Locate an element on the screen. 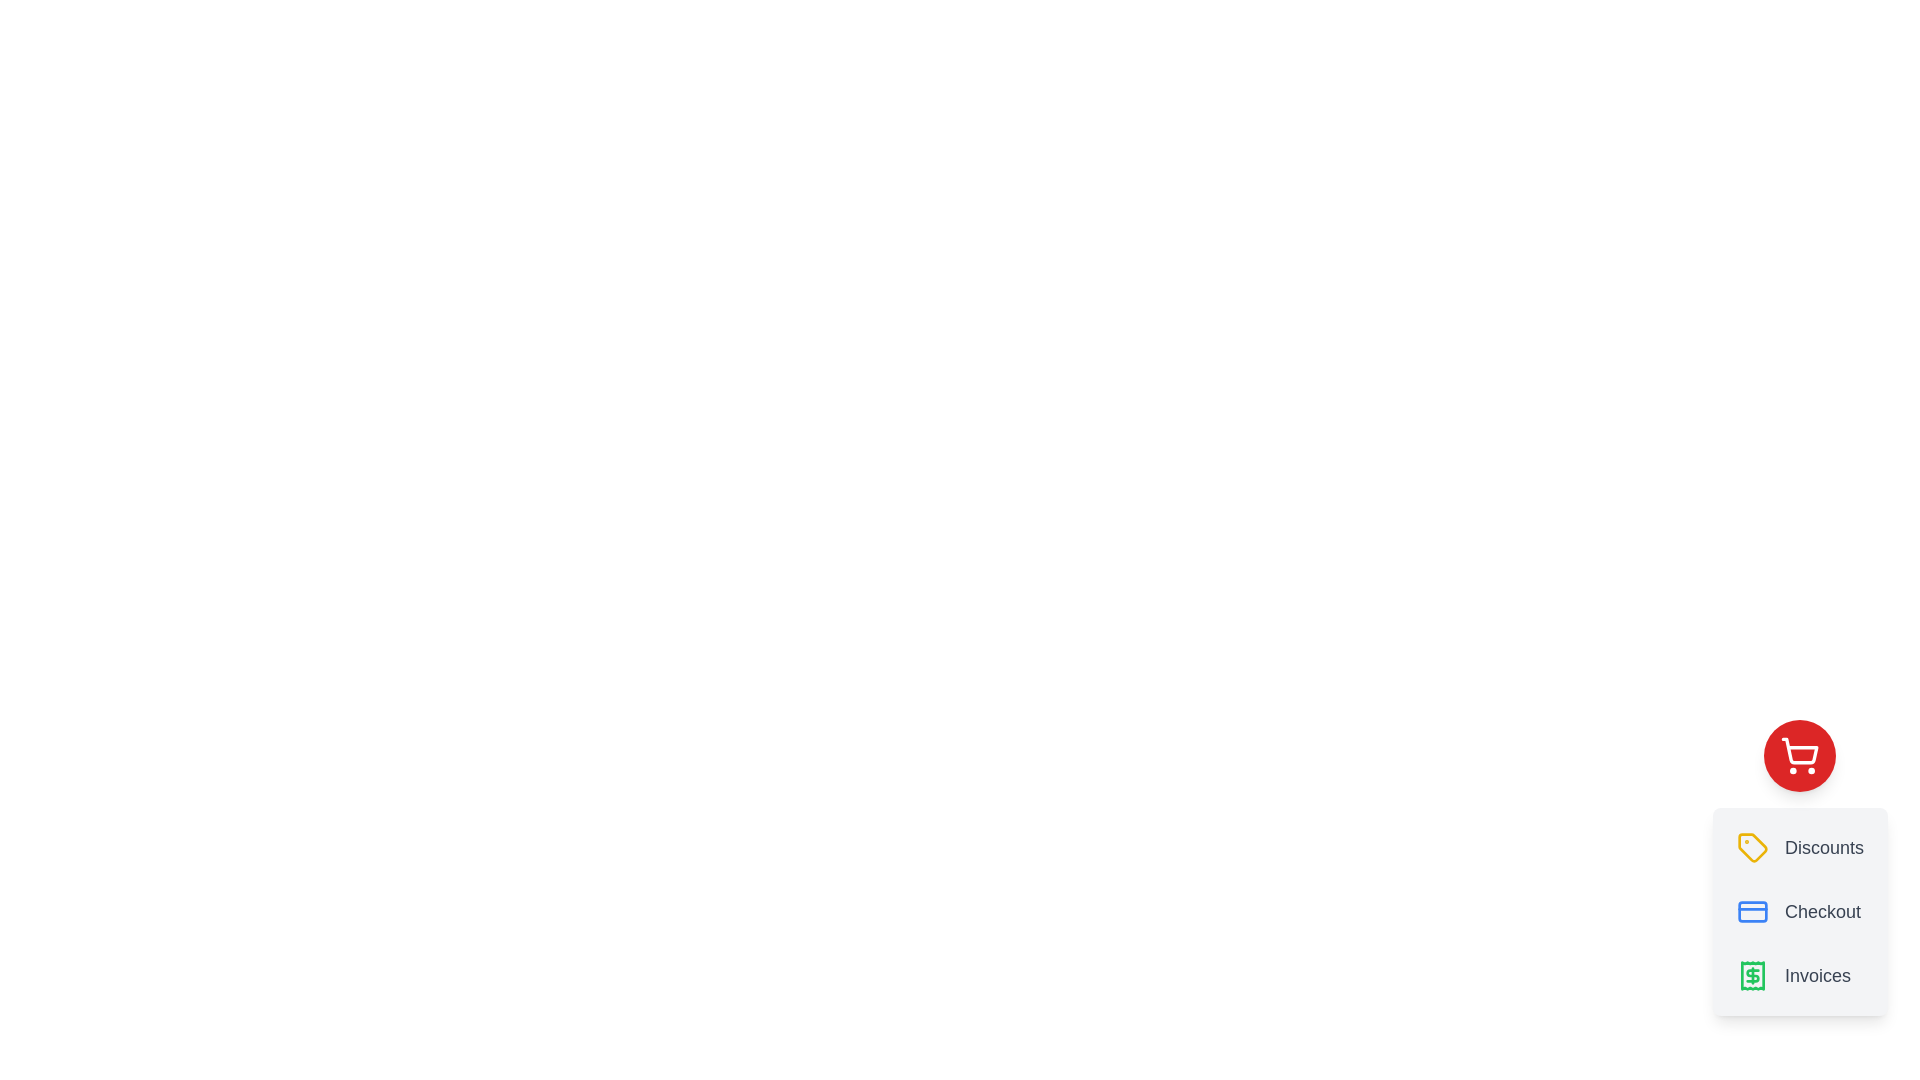  the 'Invoices' button with the green receipt icon is located at coordinates (1751, 974).